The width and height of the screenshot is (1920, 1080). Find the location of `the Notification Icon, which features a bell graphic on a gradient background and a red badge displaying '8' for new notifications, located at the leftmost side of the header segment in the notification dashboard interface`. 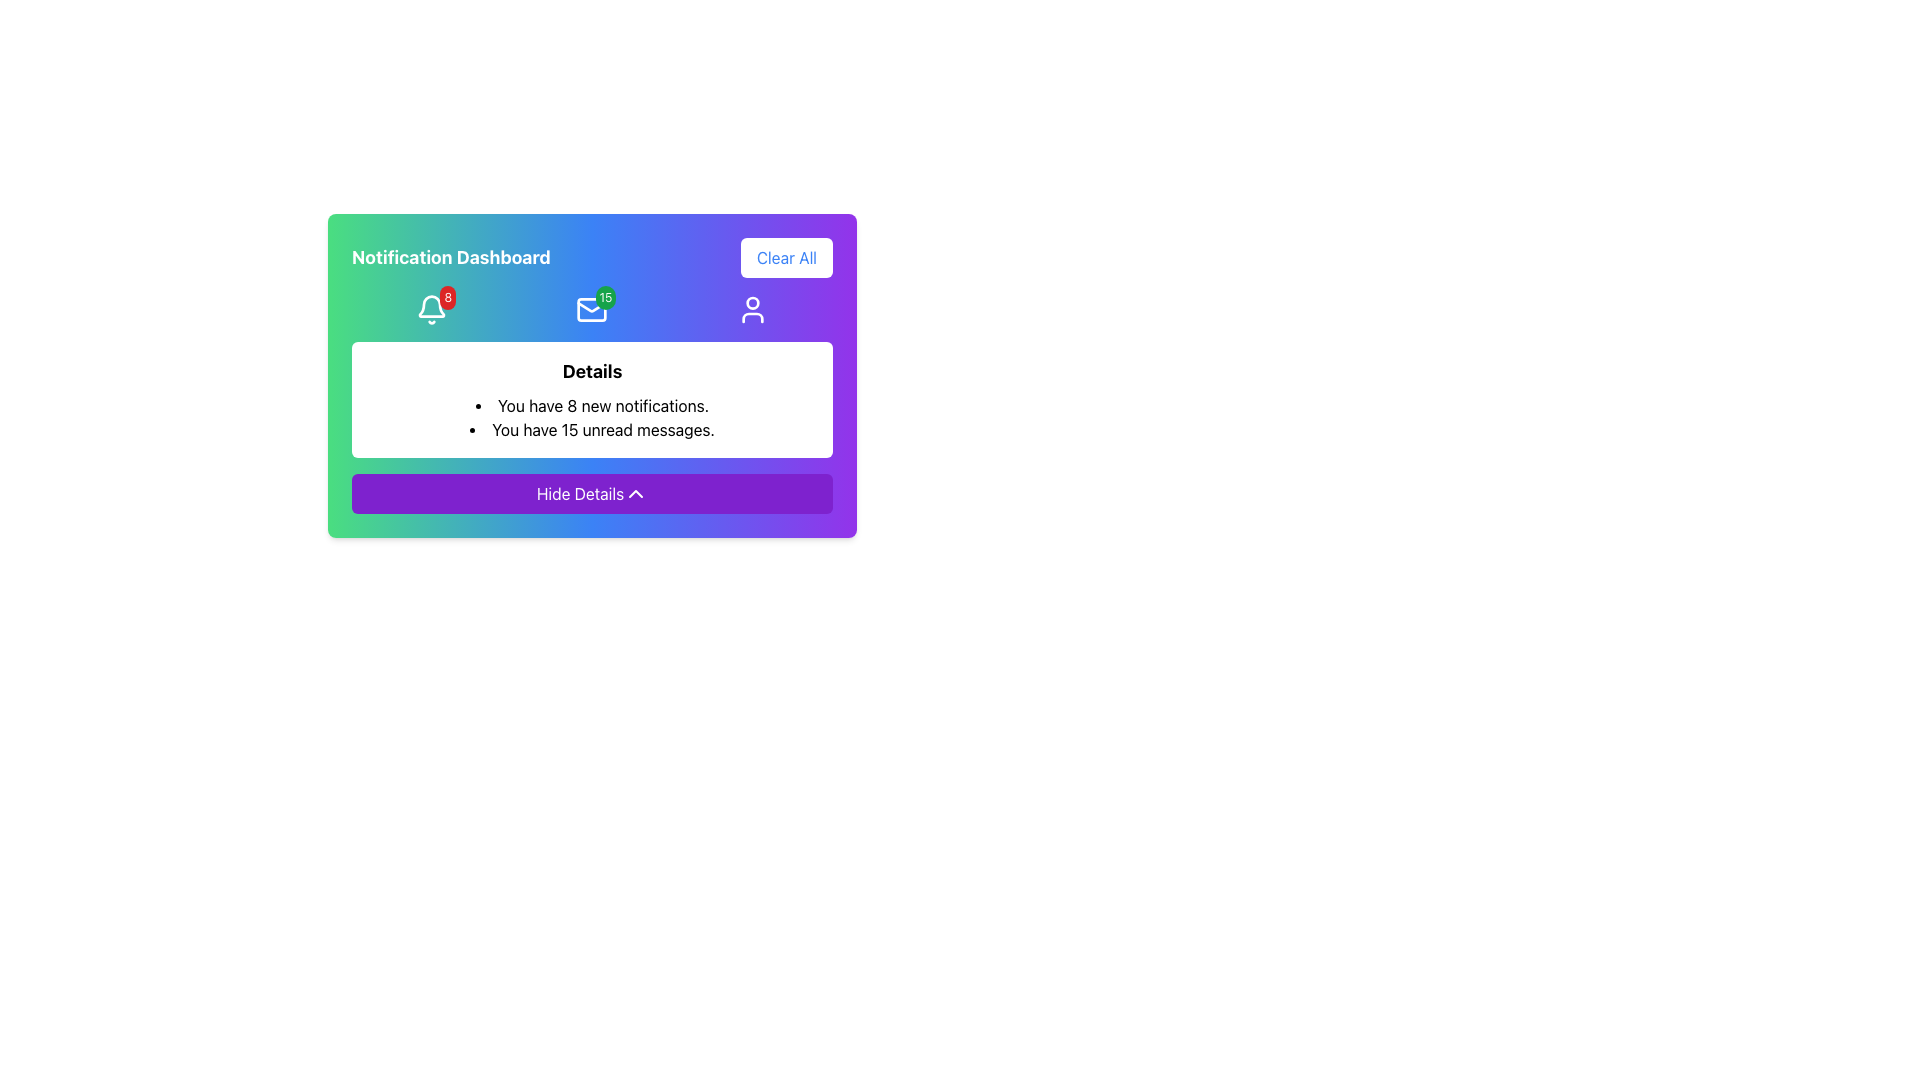

the Notification Icon, which features a bell graphic on a gradient background and a red badge displaying '8' for new notifications, located at the leftmost side of the header segment in the notification dashboard interface is located at coordinates (431, 309).